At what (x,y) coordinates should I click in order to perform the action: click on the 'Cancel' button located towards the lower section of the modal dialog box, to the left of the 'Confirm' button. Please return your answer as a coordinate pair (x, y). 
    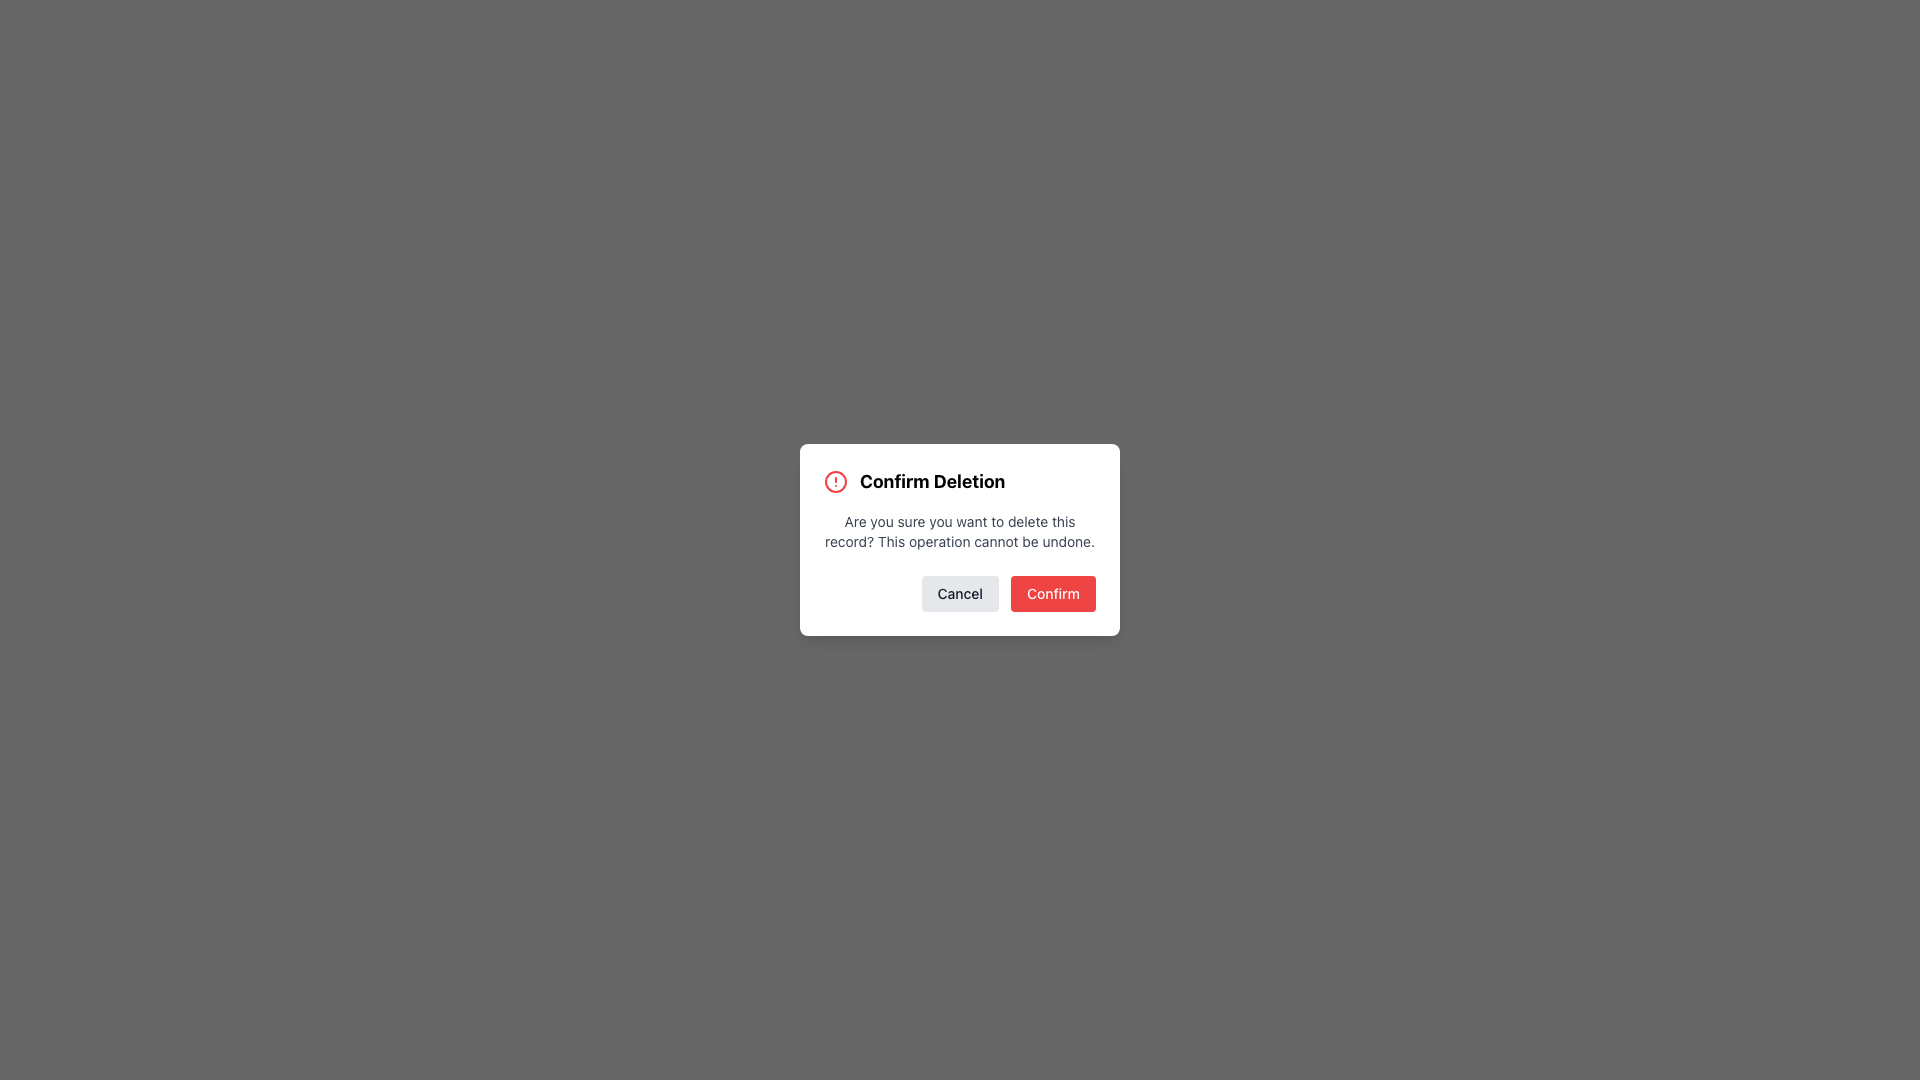
    Looking at the image, I should click on (960, 593).